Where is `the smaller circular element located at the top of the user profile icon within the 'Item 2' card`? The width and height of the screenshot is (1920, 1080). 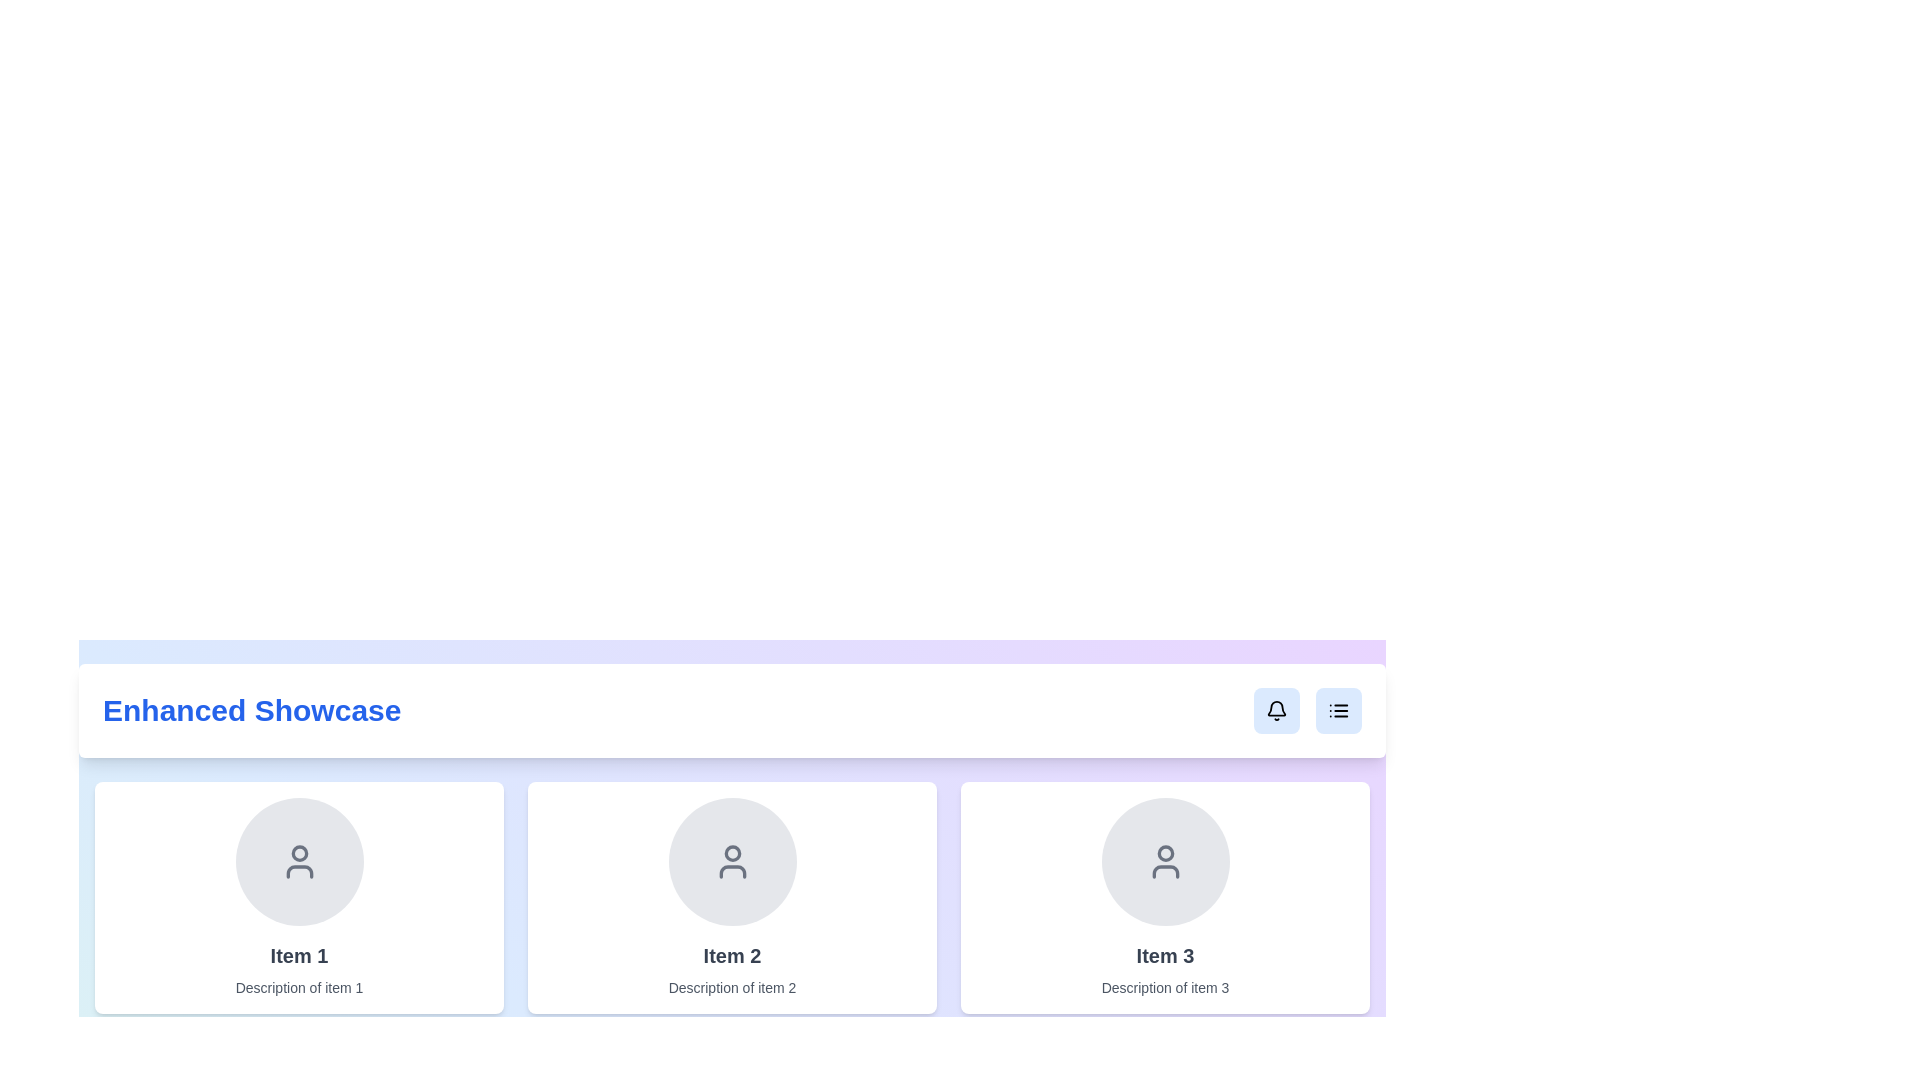
the smaller circular element located at the top of the user profile icon within the 'Item 2' card is located at coordinates (731, 853).